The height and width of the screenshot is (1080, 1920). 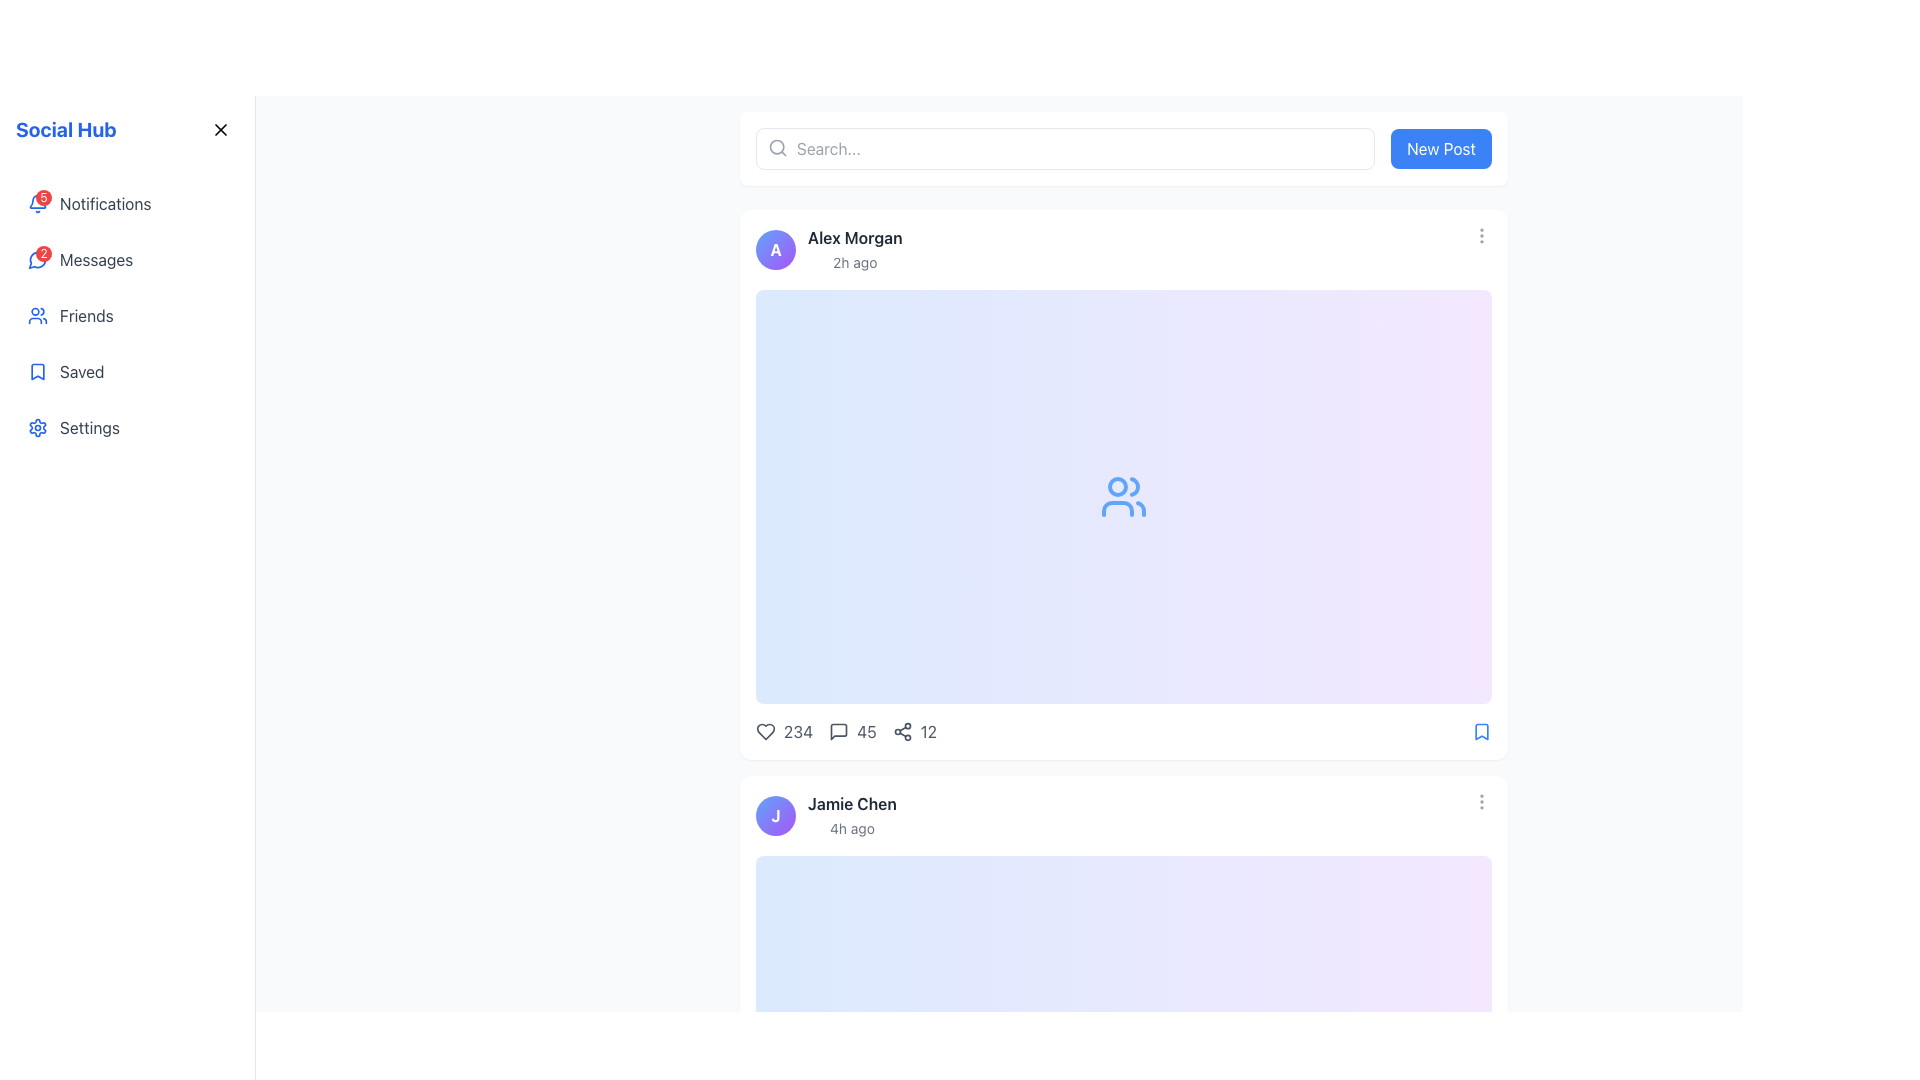 I want to click on the text that represents the share count, located to the right of the share icon at the bottom right area of the post card, so click(x=927, y=732).